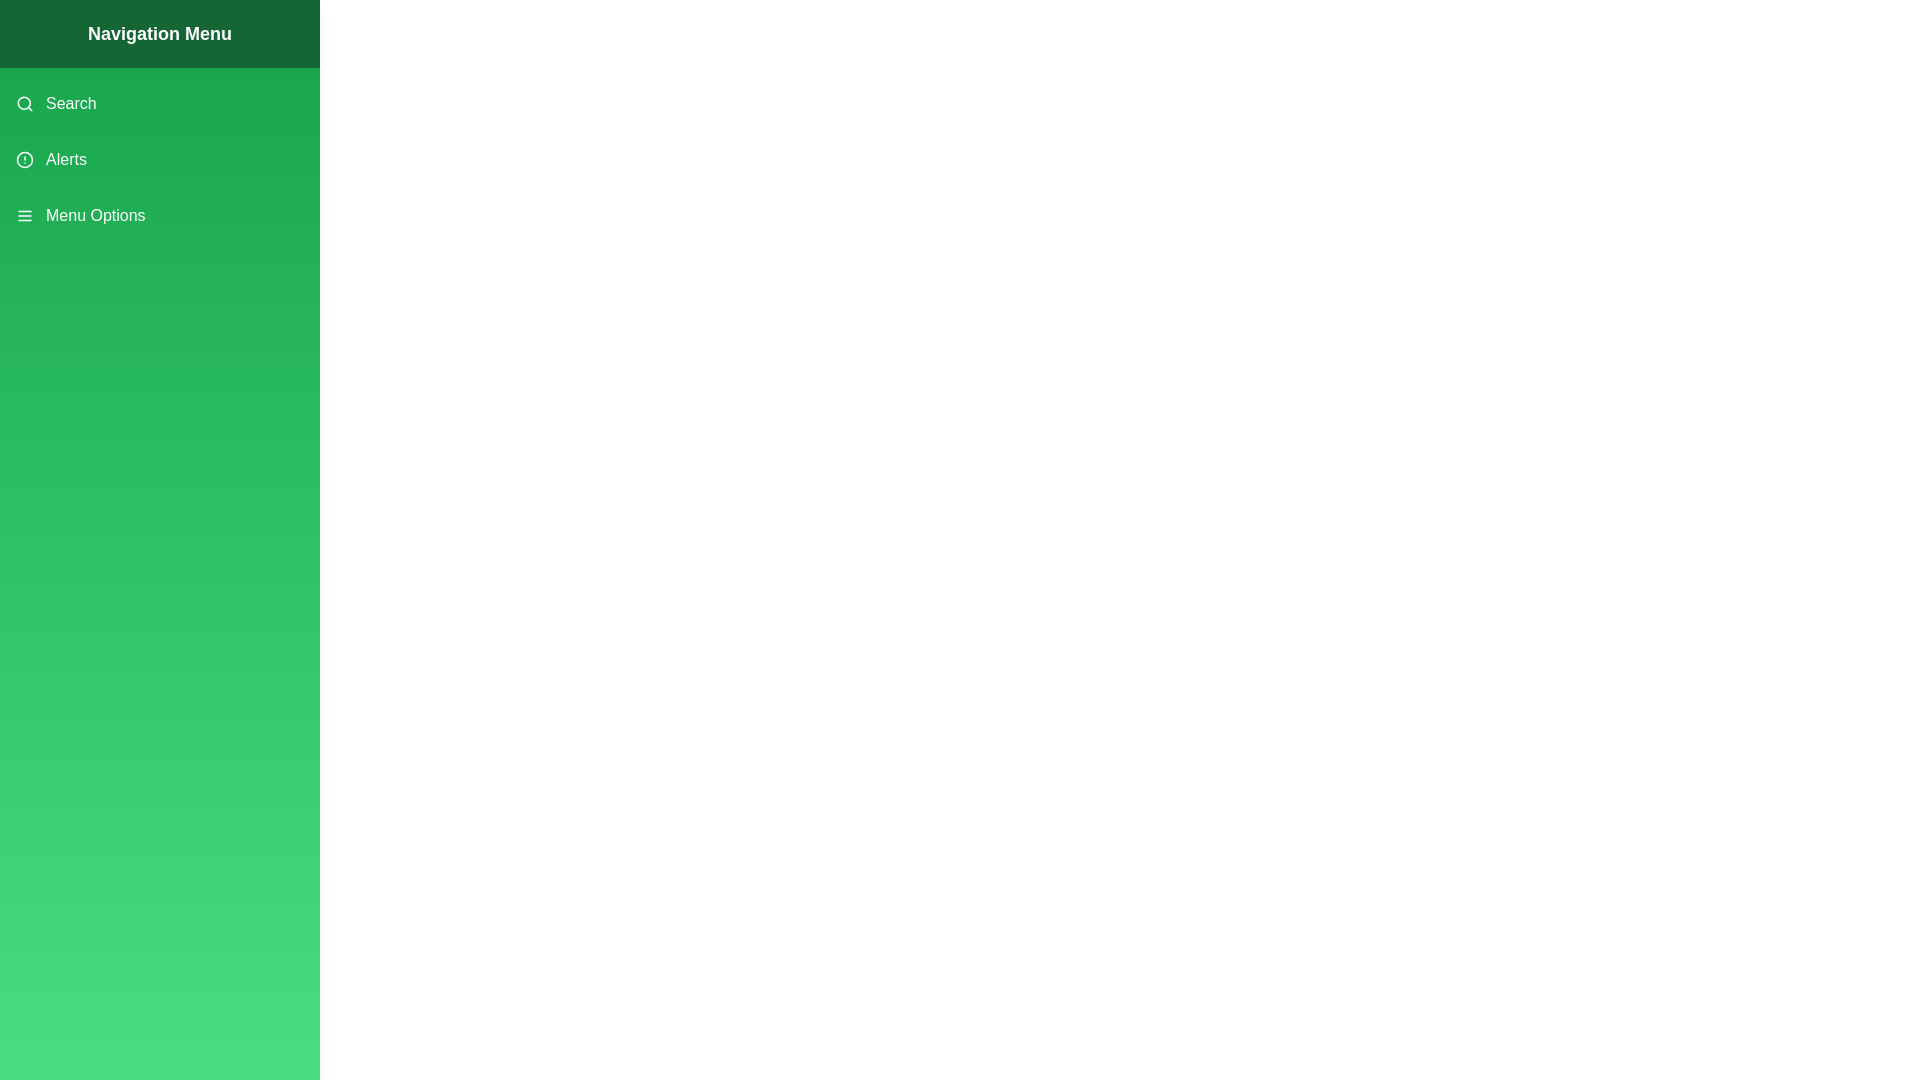 This screenshot has width=1920, height=1080. What do you see at coordinates (38, 38) in the screenshot?
I see `the toggle button to toggle the drawer's open/close state` at bounding box center [38, 38].